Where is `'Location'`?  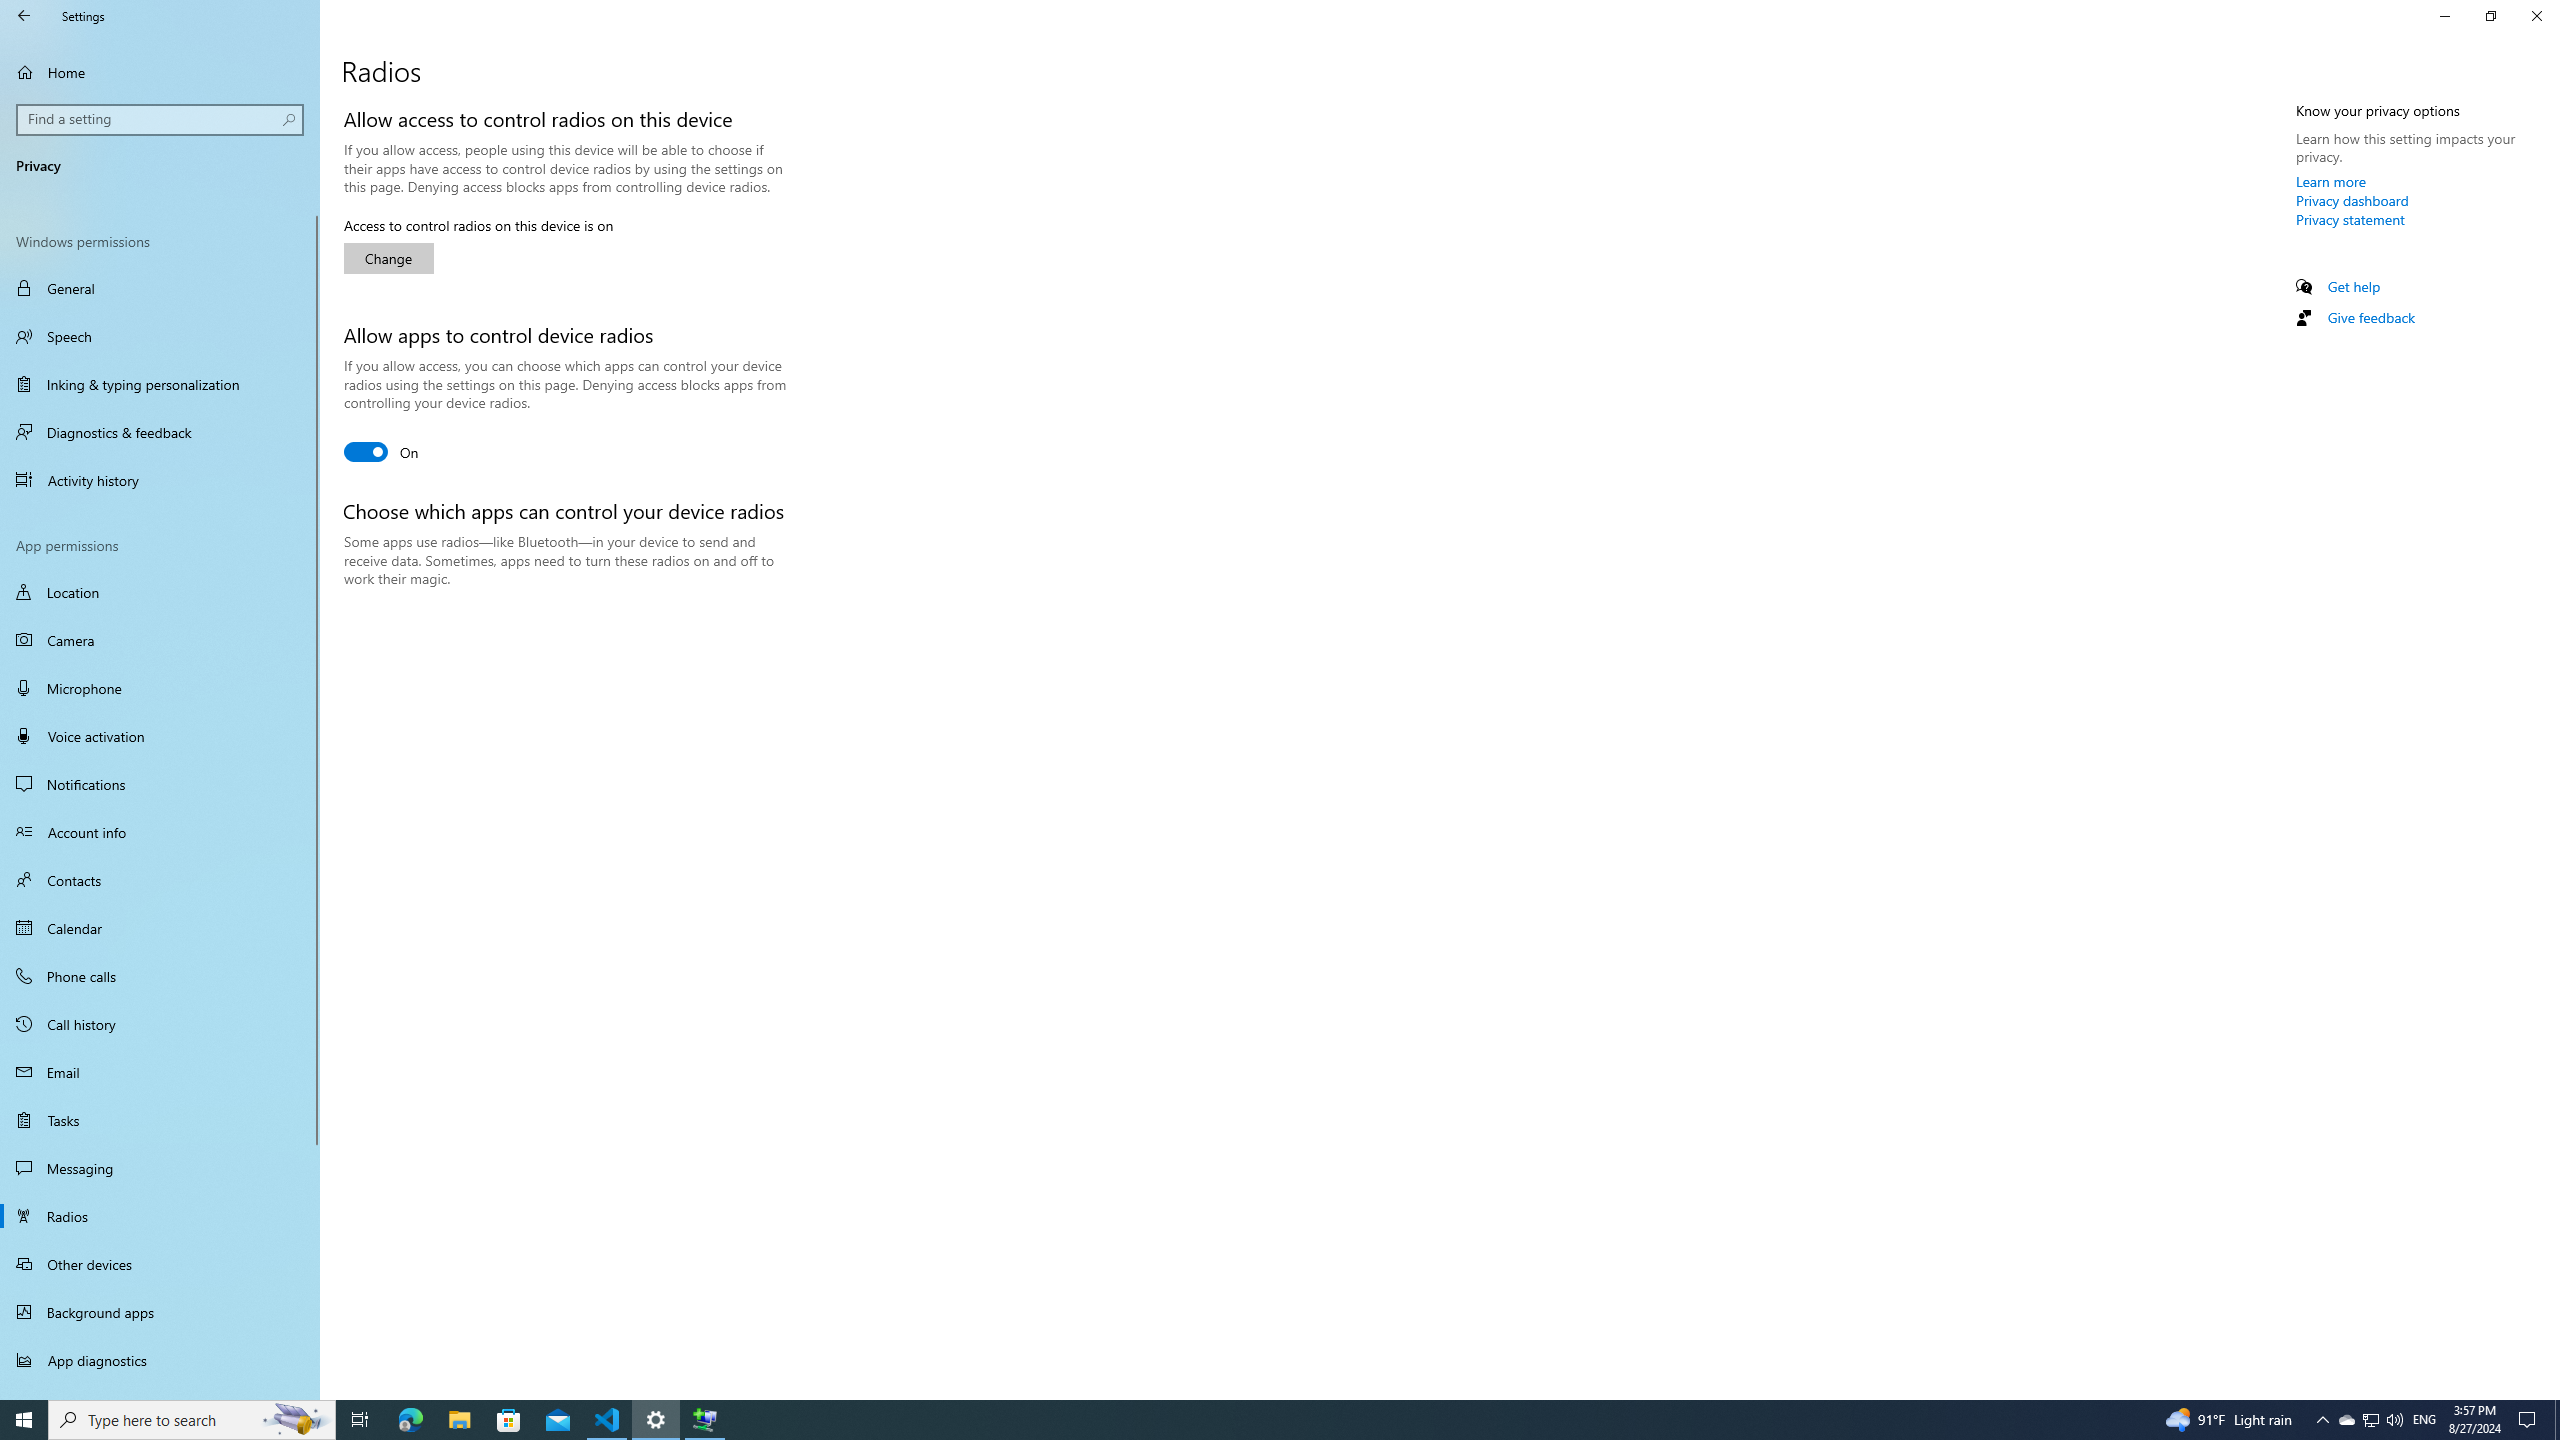
'Location' is located at coordinates (159, 590).